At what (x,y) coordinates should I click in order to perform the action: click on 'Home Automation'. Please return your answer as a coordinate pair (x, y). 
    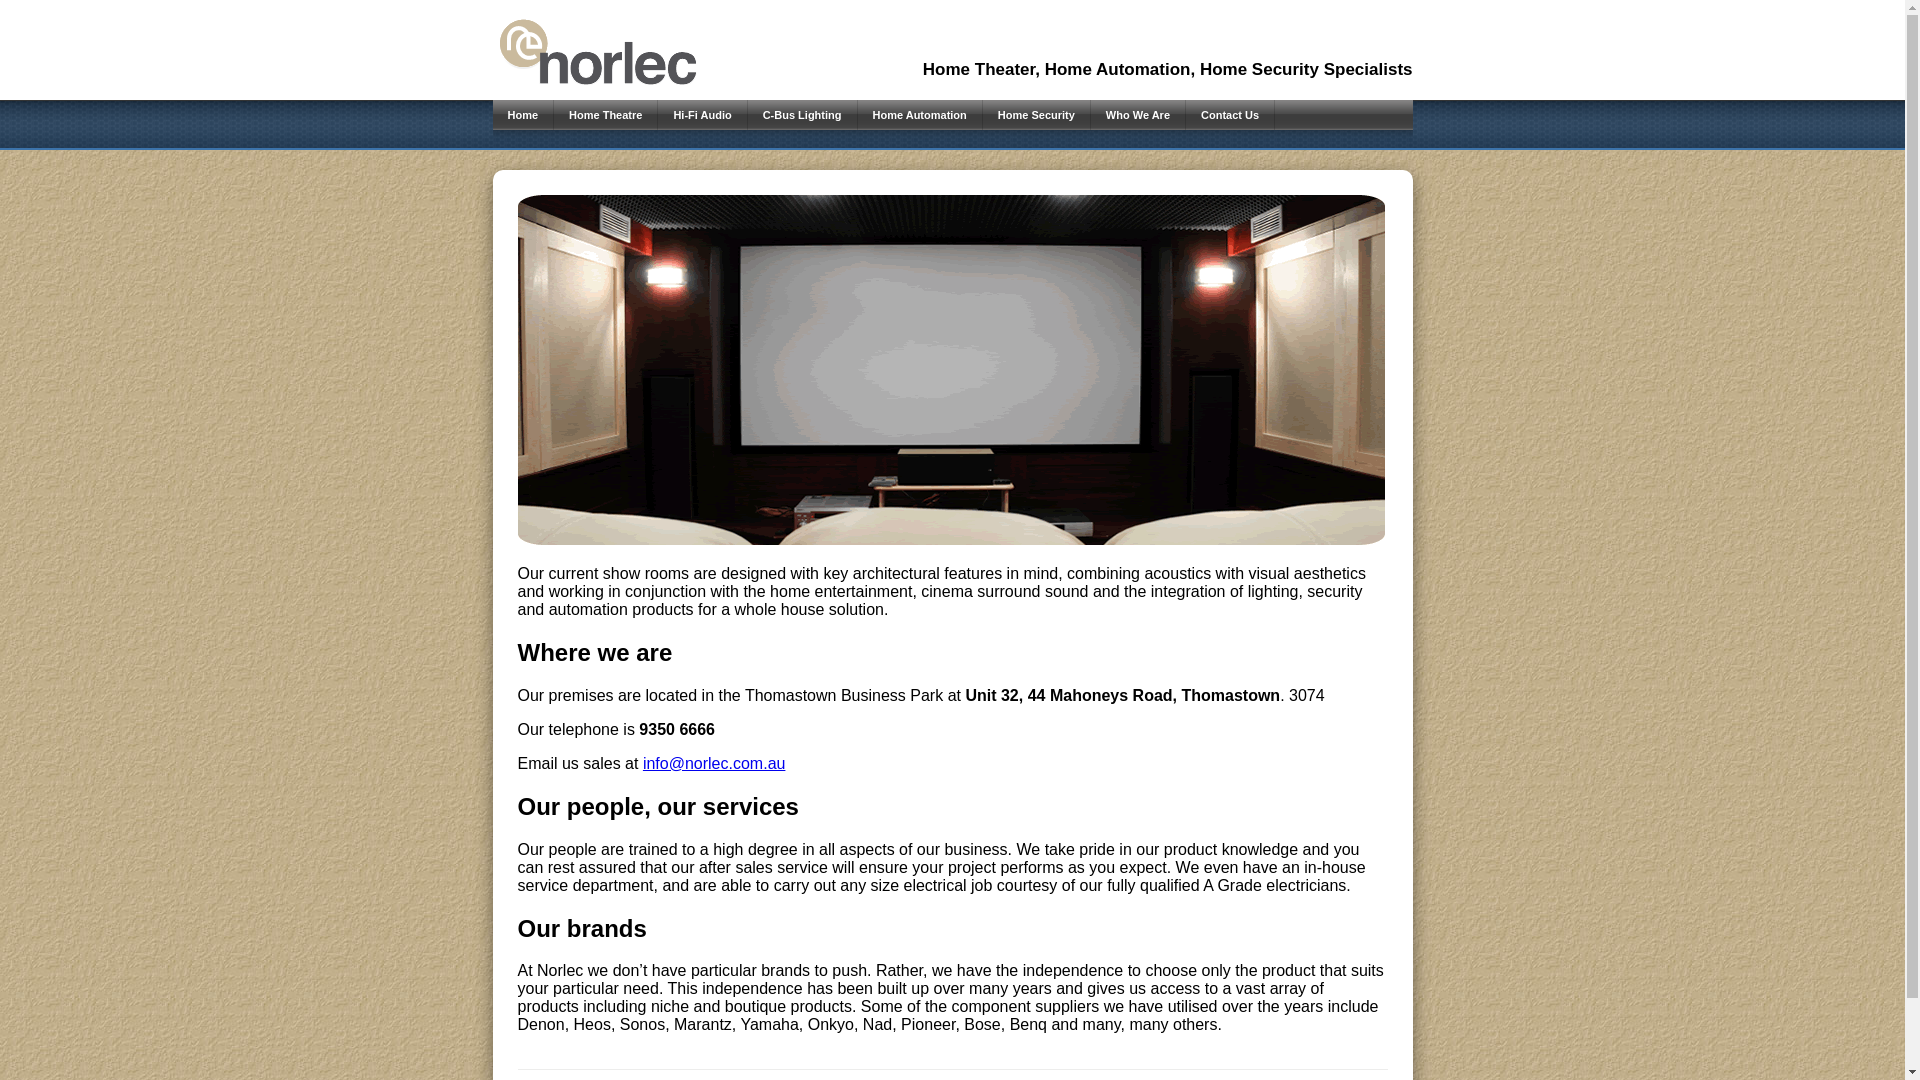
    Looking at the image, I should click on (919, 115).